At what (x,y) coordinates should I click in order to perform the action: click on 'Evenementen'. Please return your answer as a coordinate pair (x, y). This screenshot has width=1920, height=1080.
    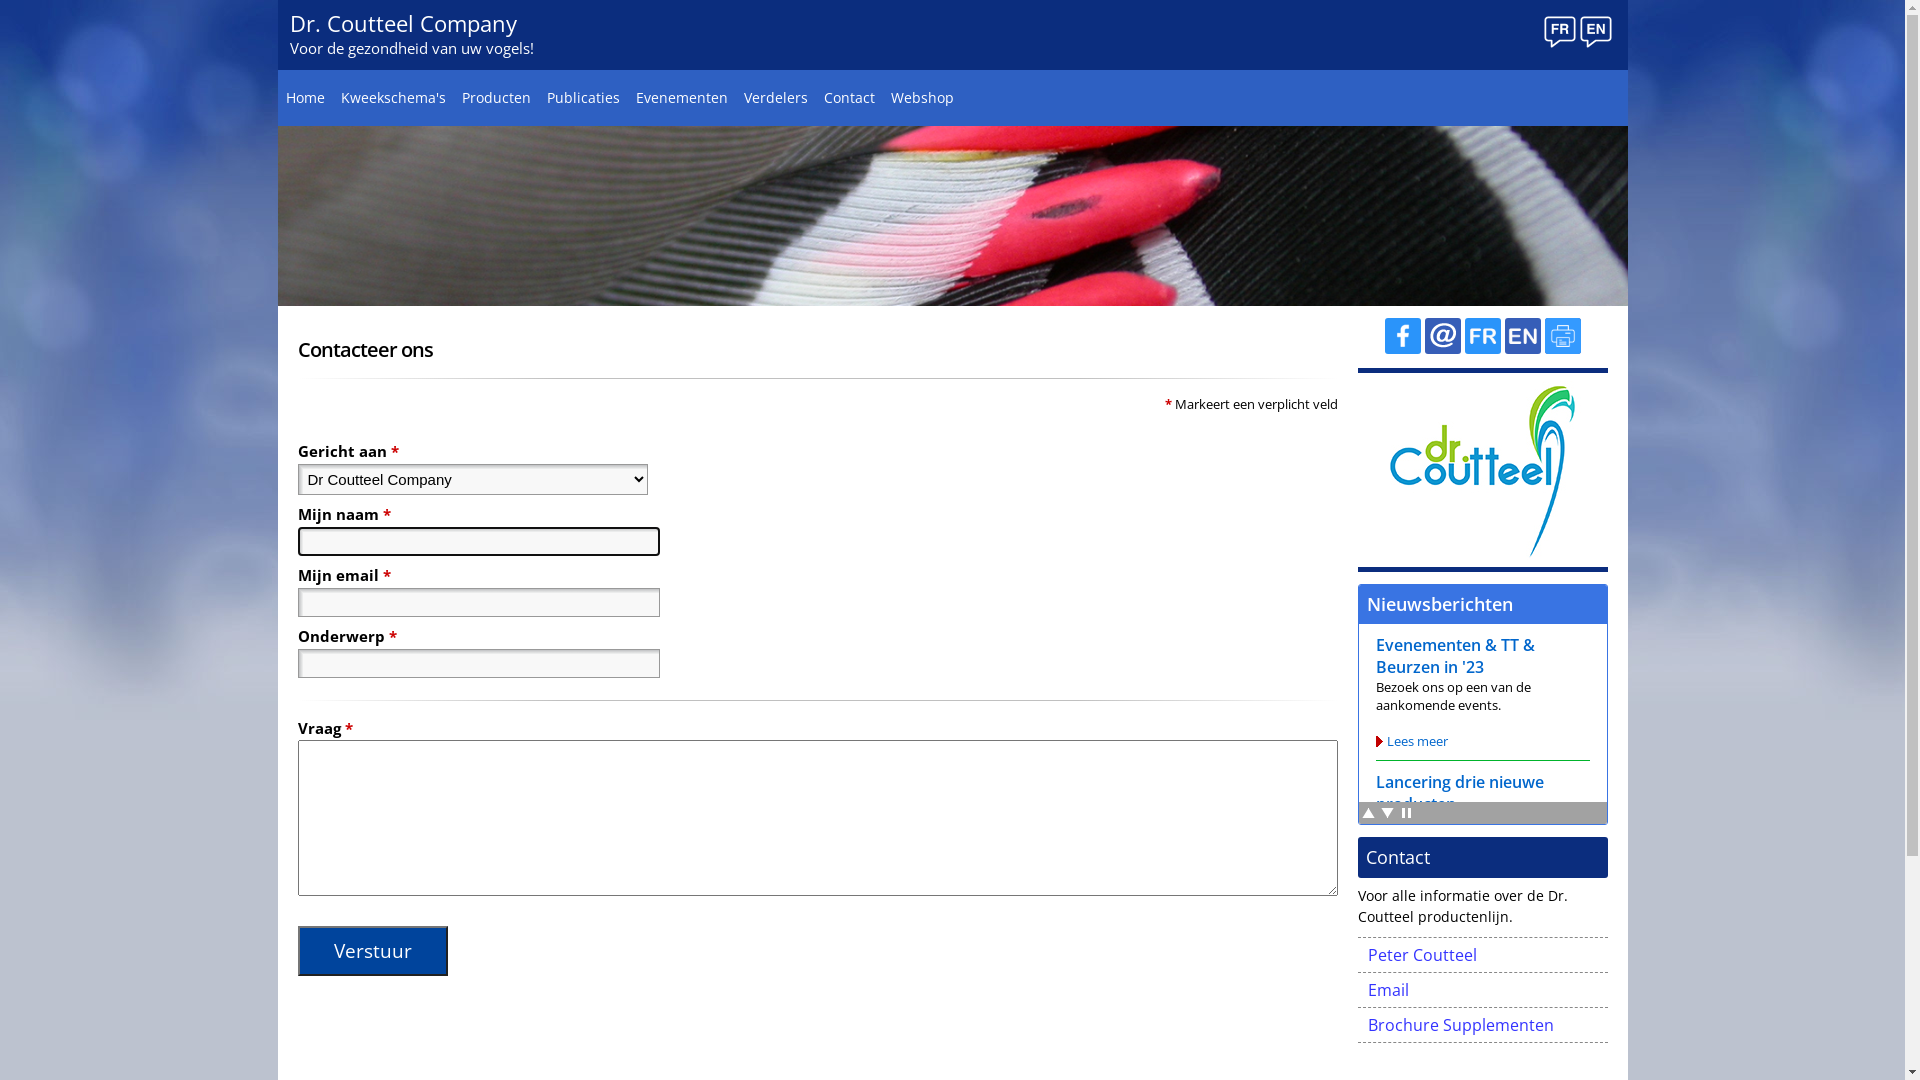
    Looking at the image, I should click on (681, 97).